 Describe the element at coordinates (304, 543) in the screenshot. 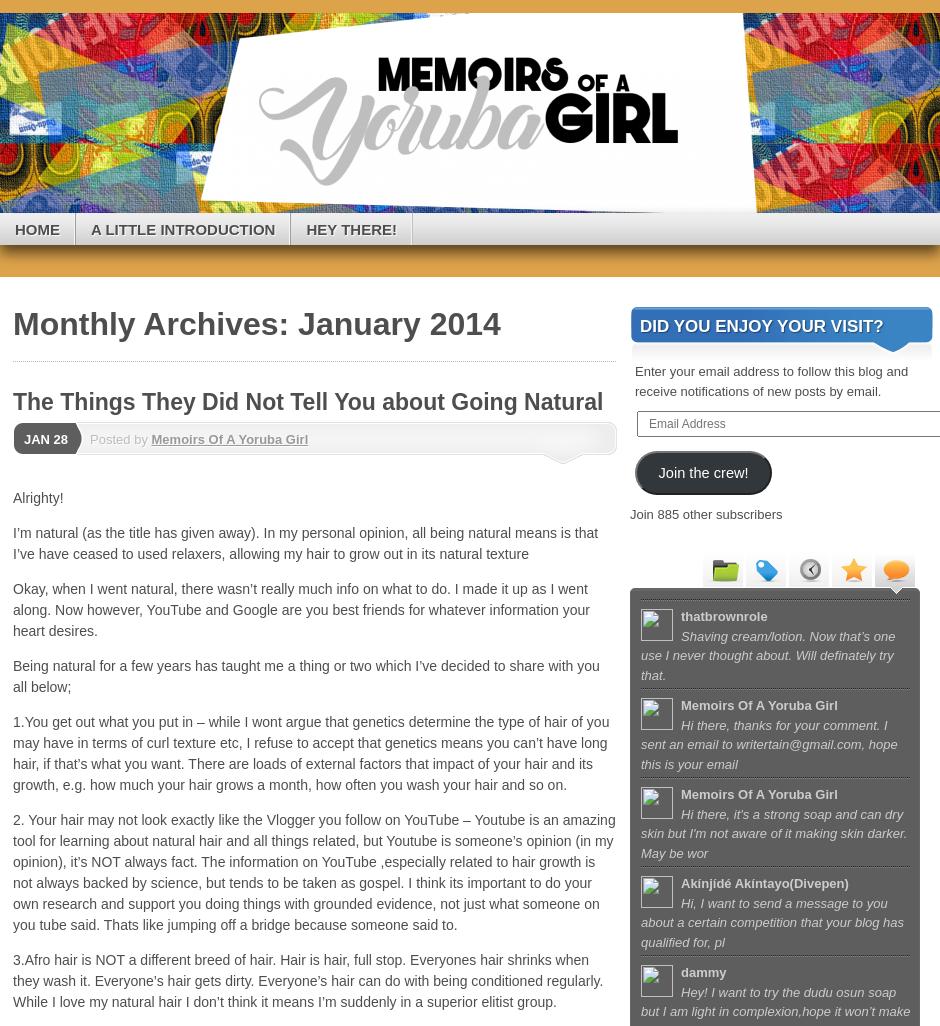

I see `'I’m natural (as the title has given away). In my personal opinion, all being natural means is that I’ve have ceased to used relaxers, allowing my hair to grow out in its natural texture'` at that location.